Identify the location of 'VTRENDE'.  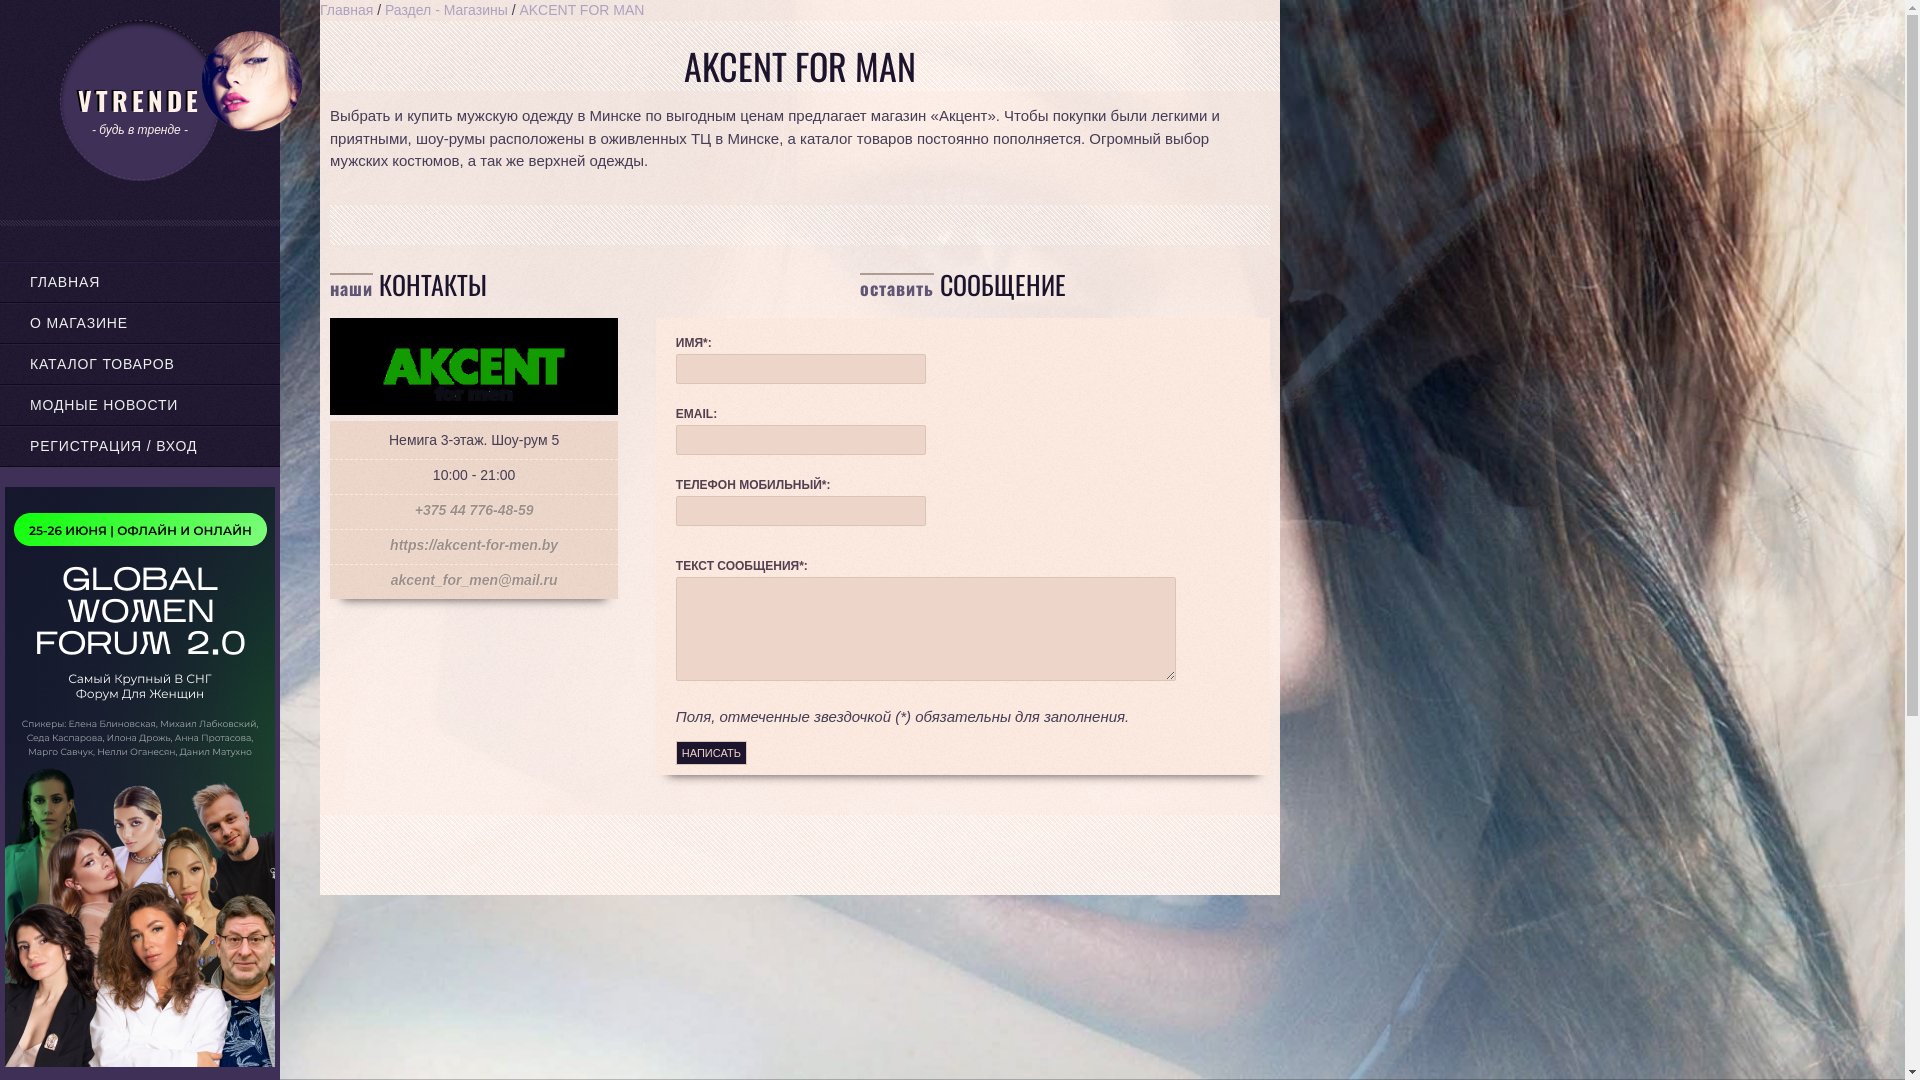
(138, 100).